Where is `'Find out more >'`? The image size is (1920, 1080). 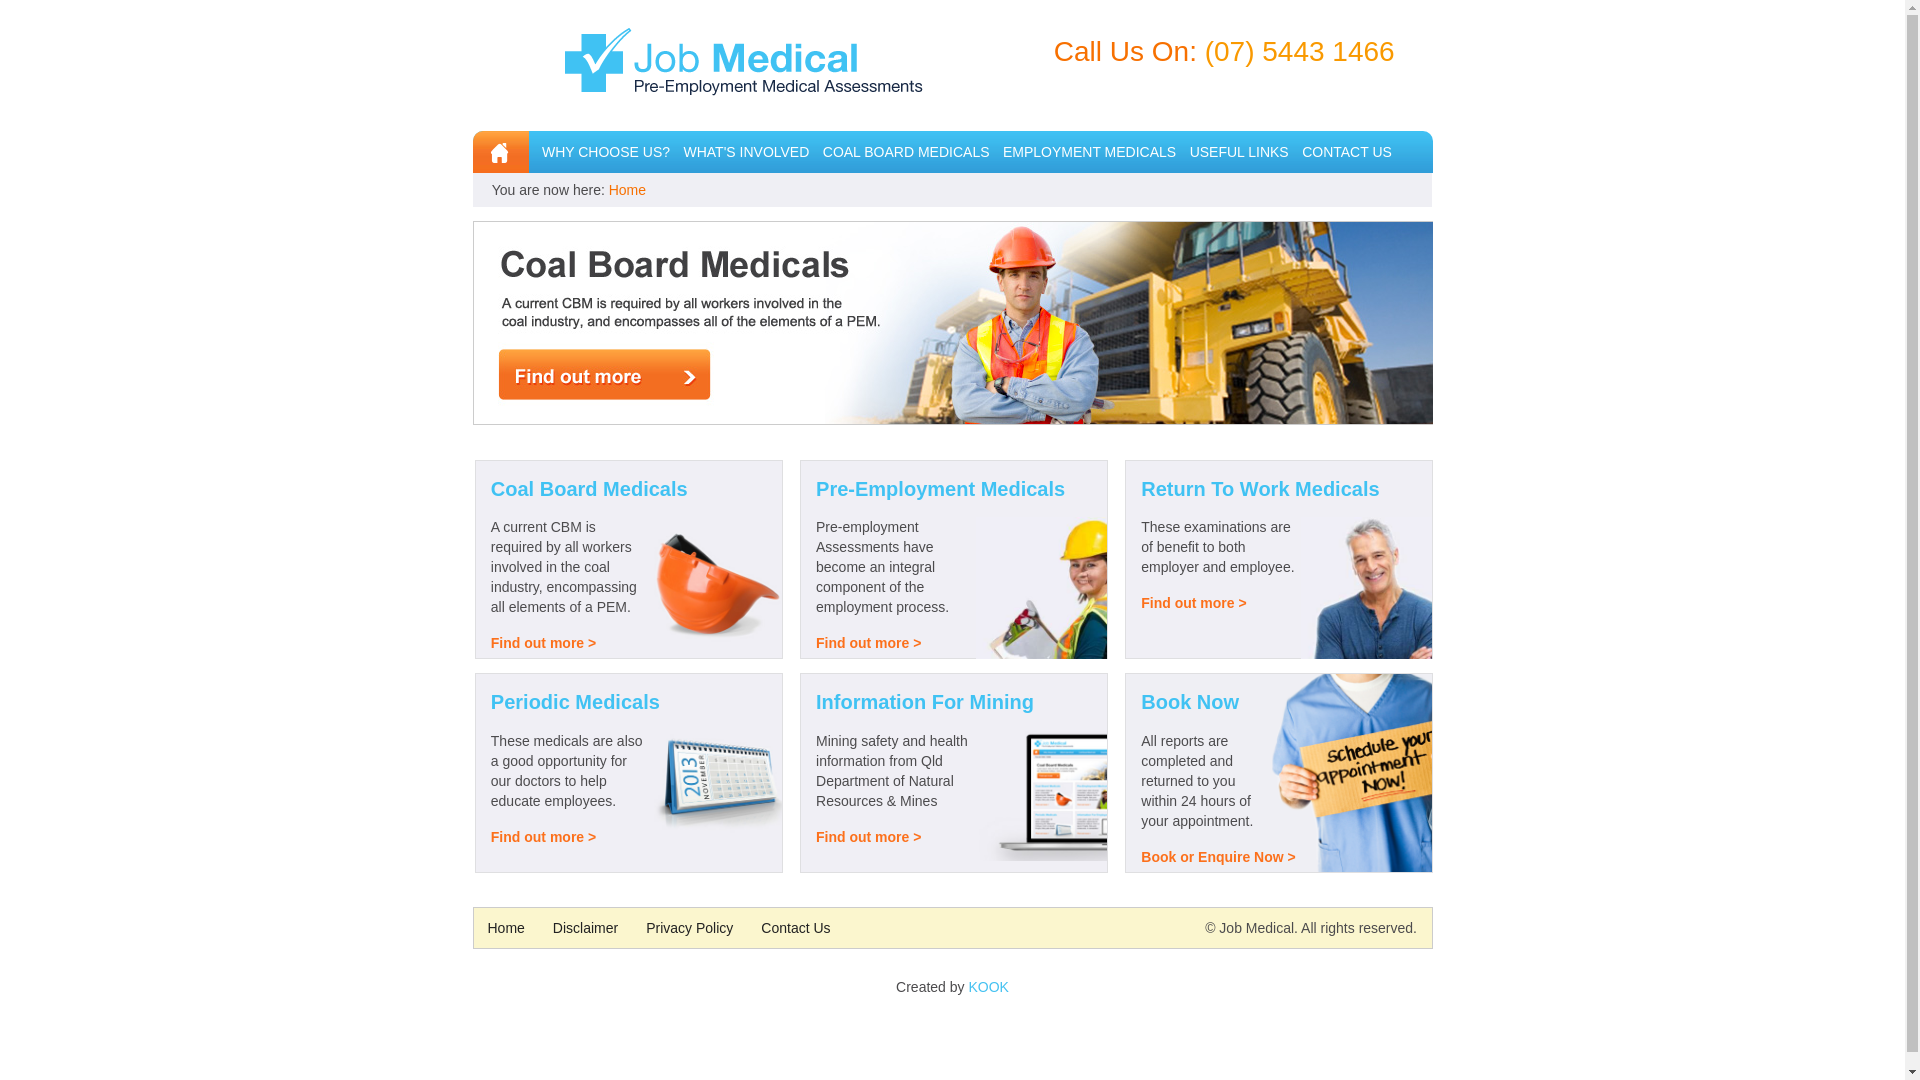 'Find out more >' is located at coordinates (868, 643).